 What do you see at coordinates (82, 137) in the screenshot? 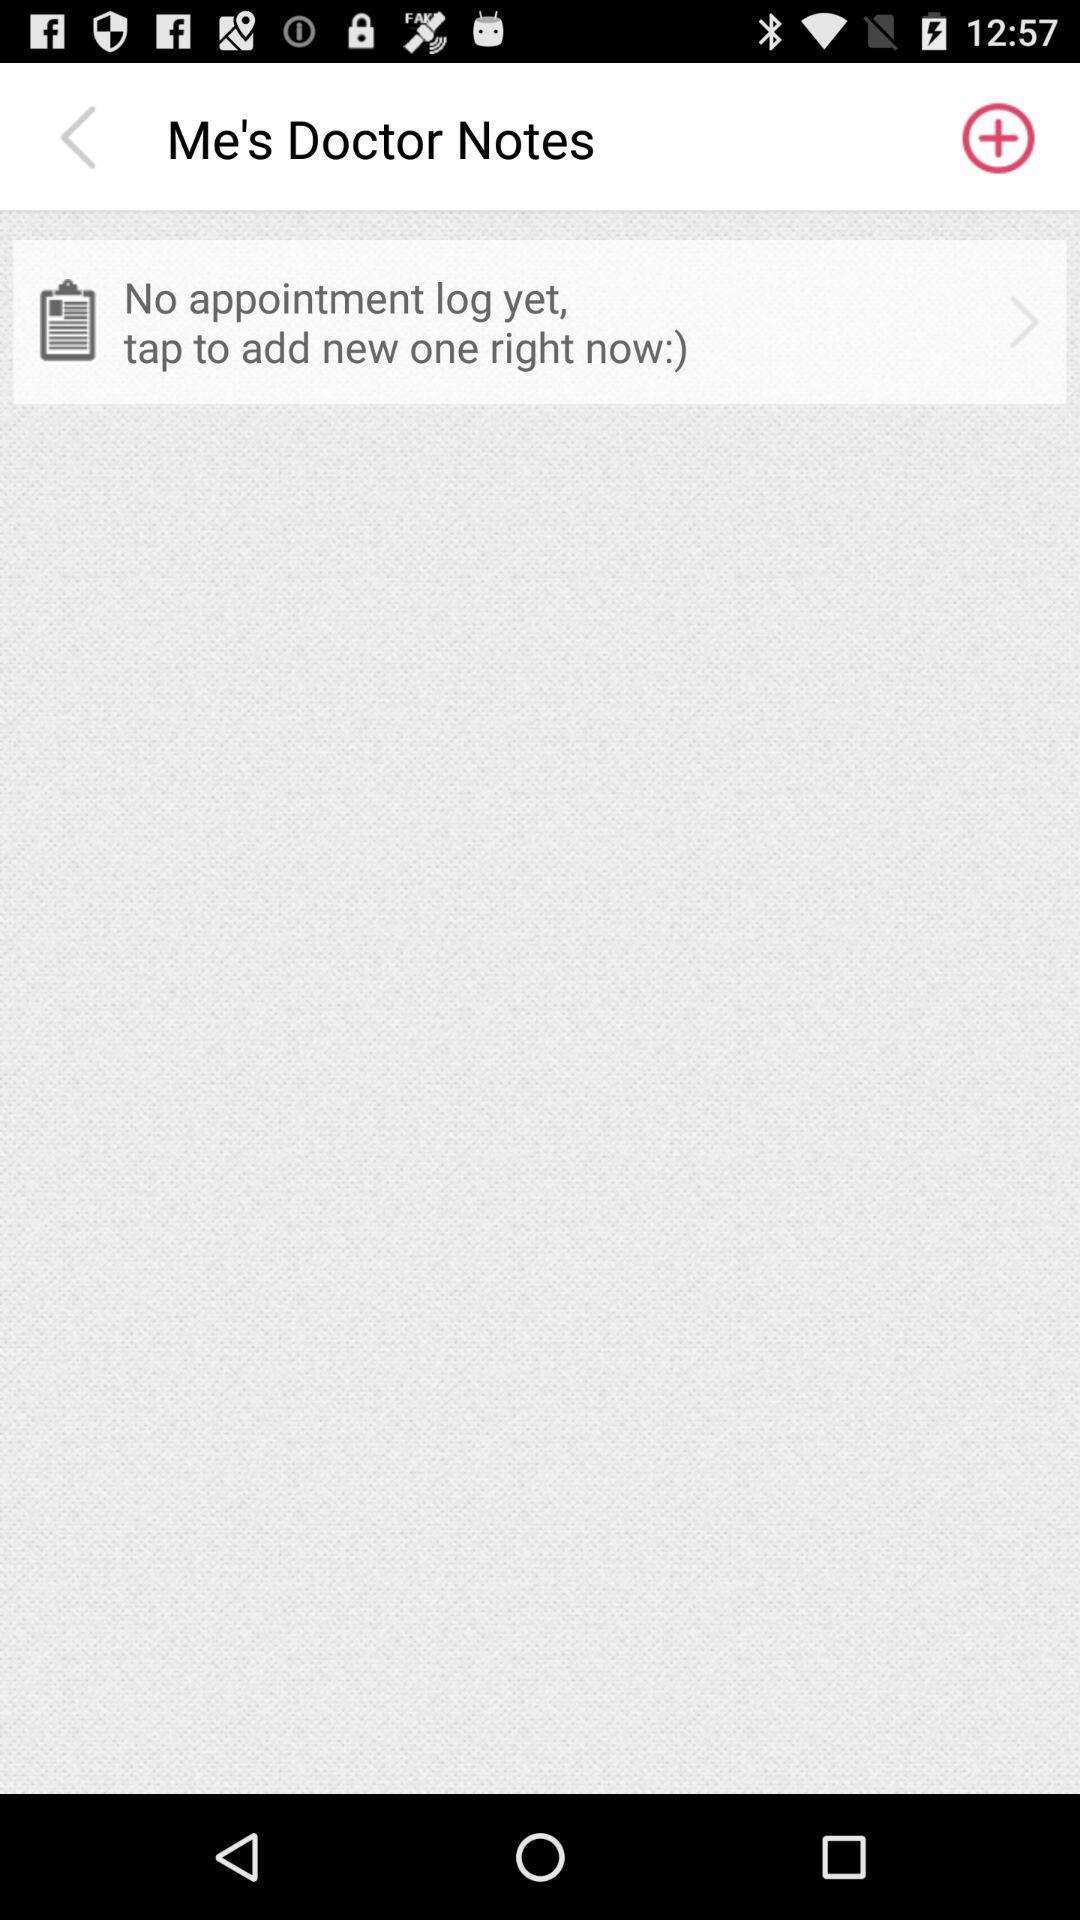
I see `item next to me s doctor` at bounding box center [82, 137].